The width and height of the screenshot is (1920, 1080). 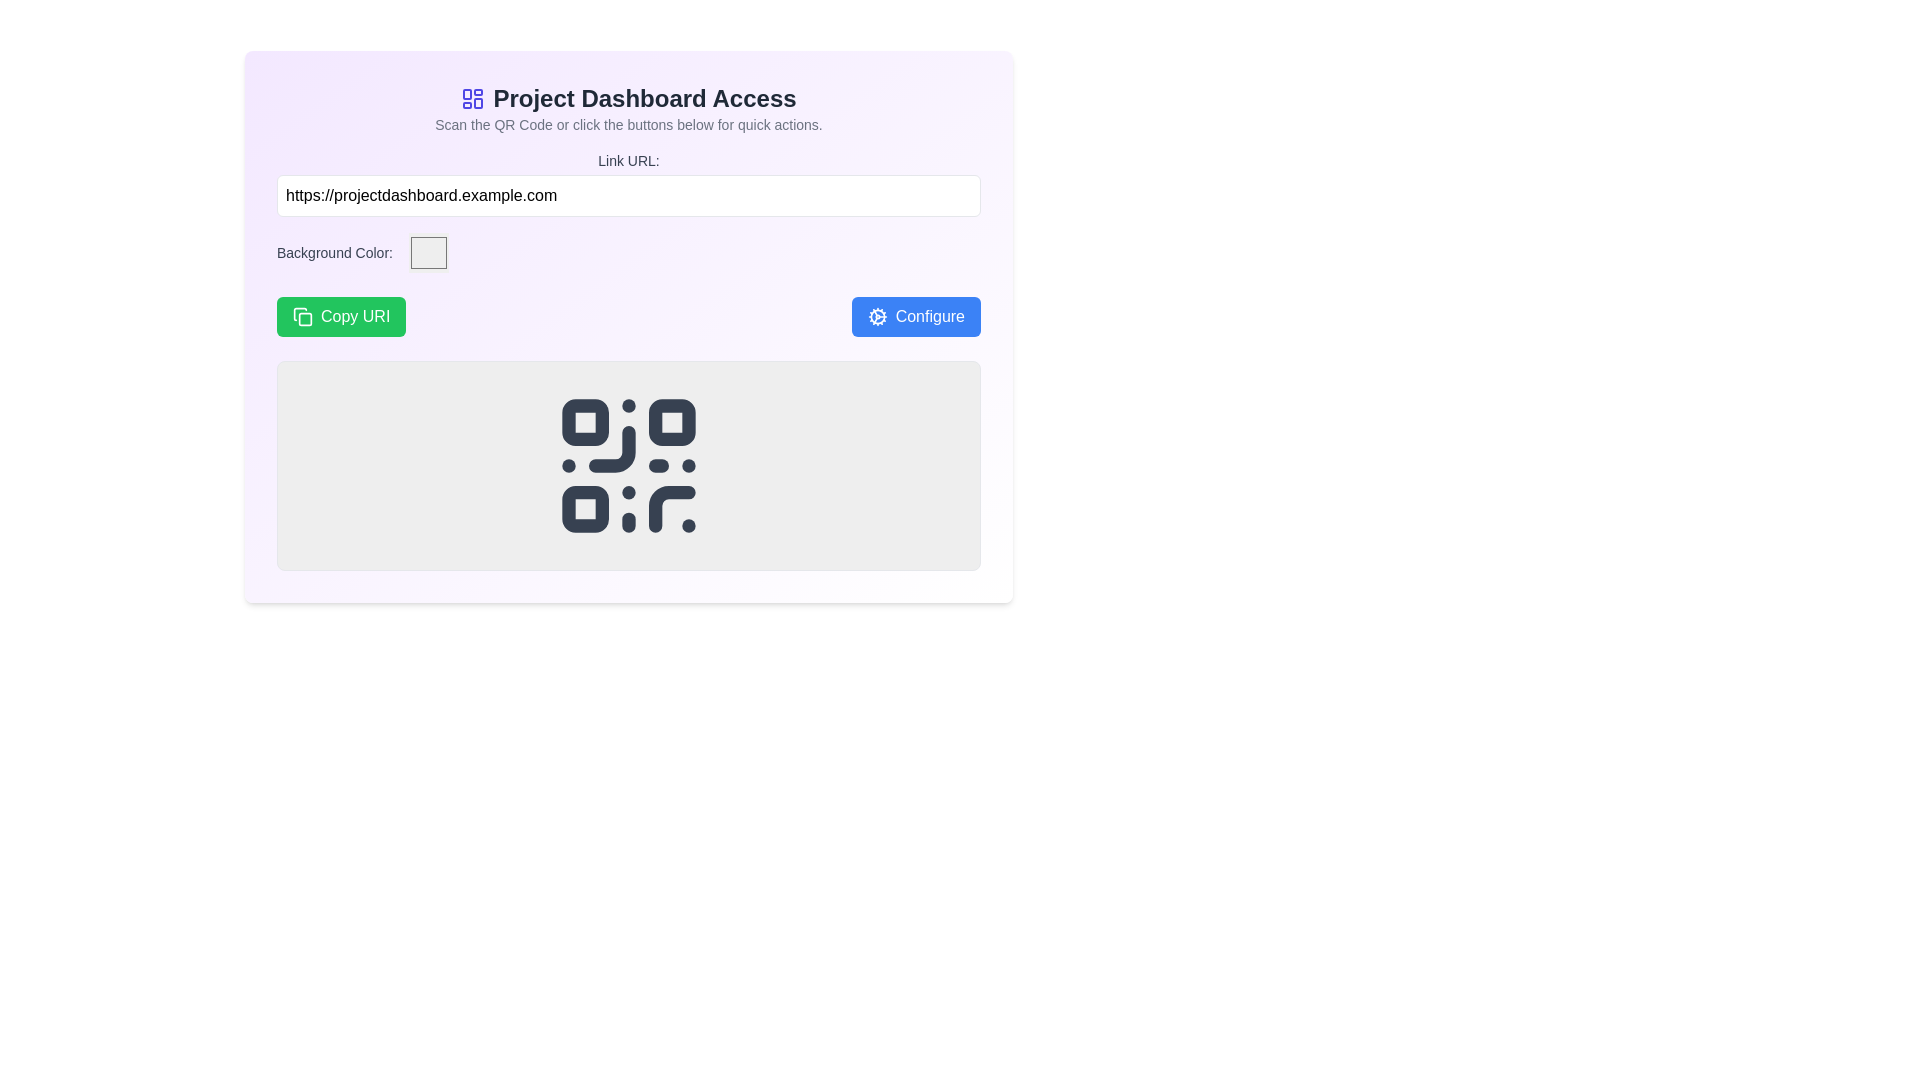 I want to click on the text label reading 'Link URL:' which is styled in gray color and located above the URL input field, so click(x=627, y=160).